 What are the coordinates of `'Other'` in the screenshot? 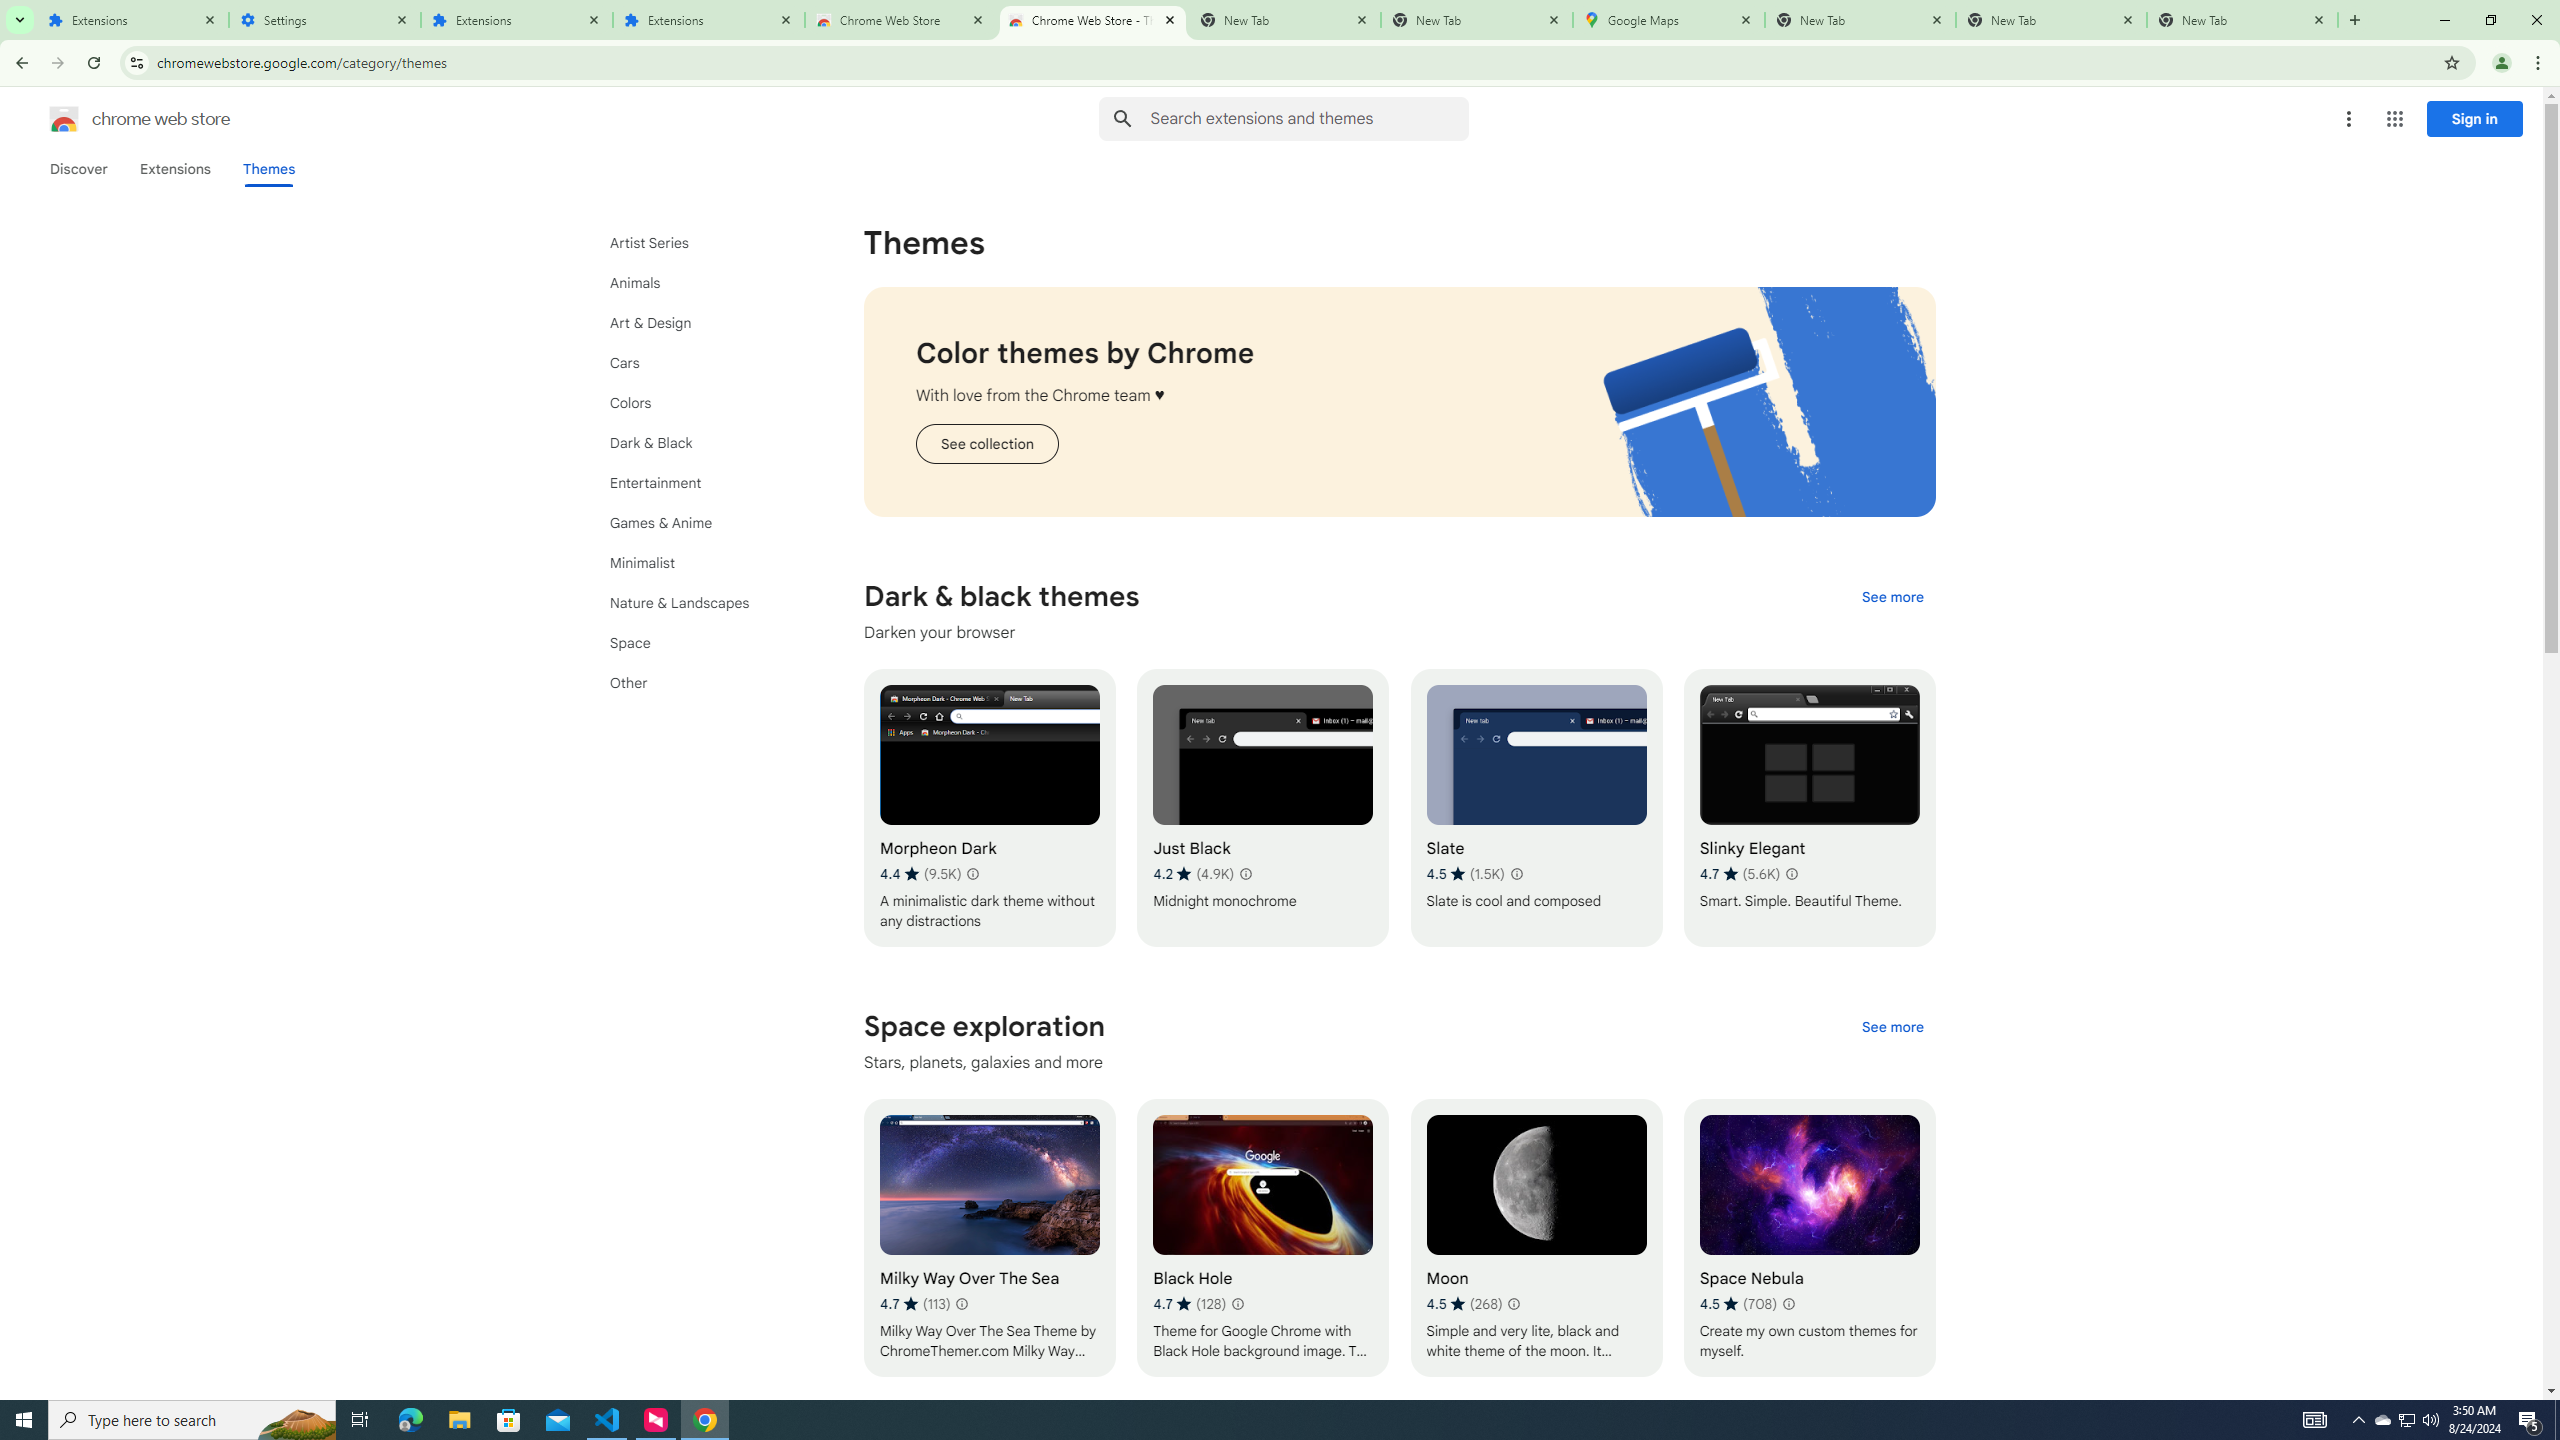 It's located at (701, 681).